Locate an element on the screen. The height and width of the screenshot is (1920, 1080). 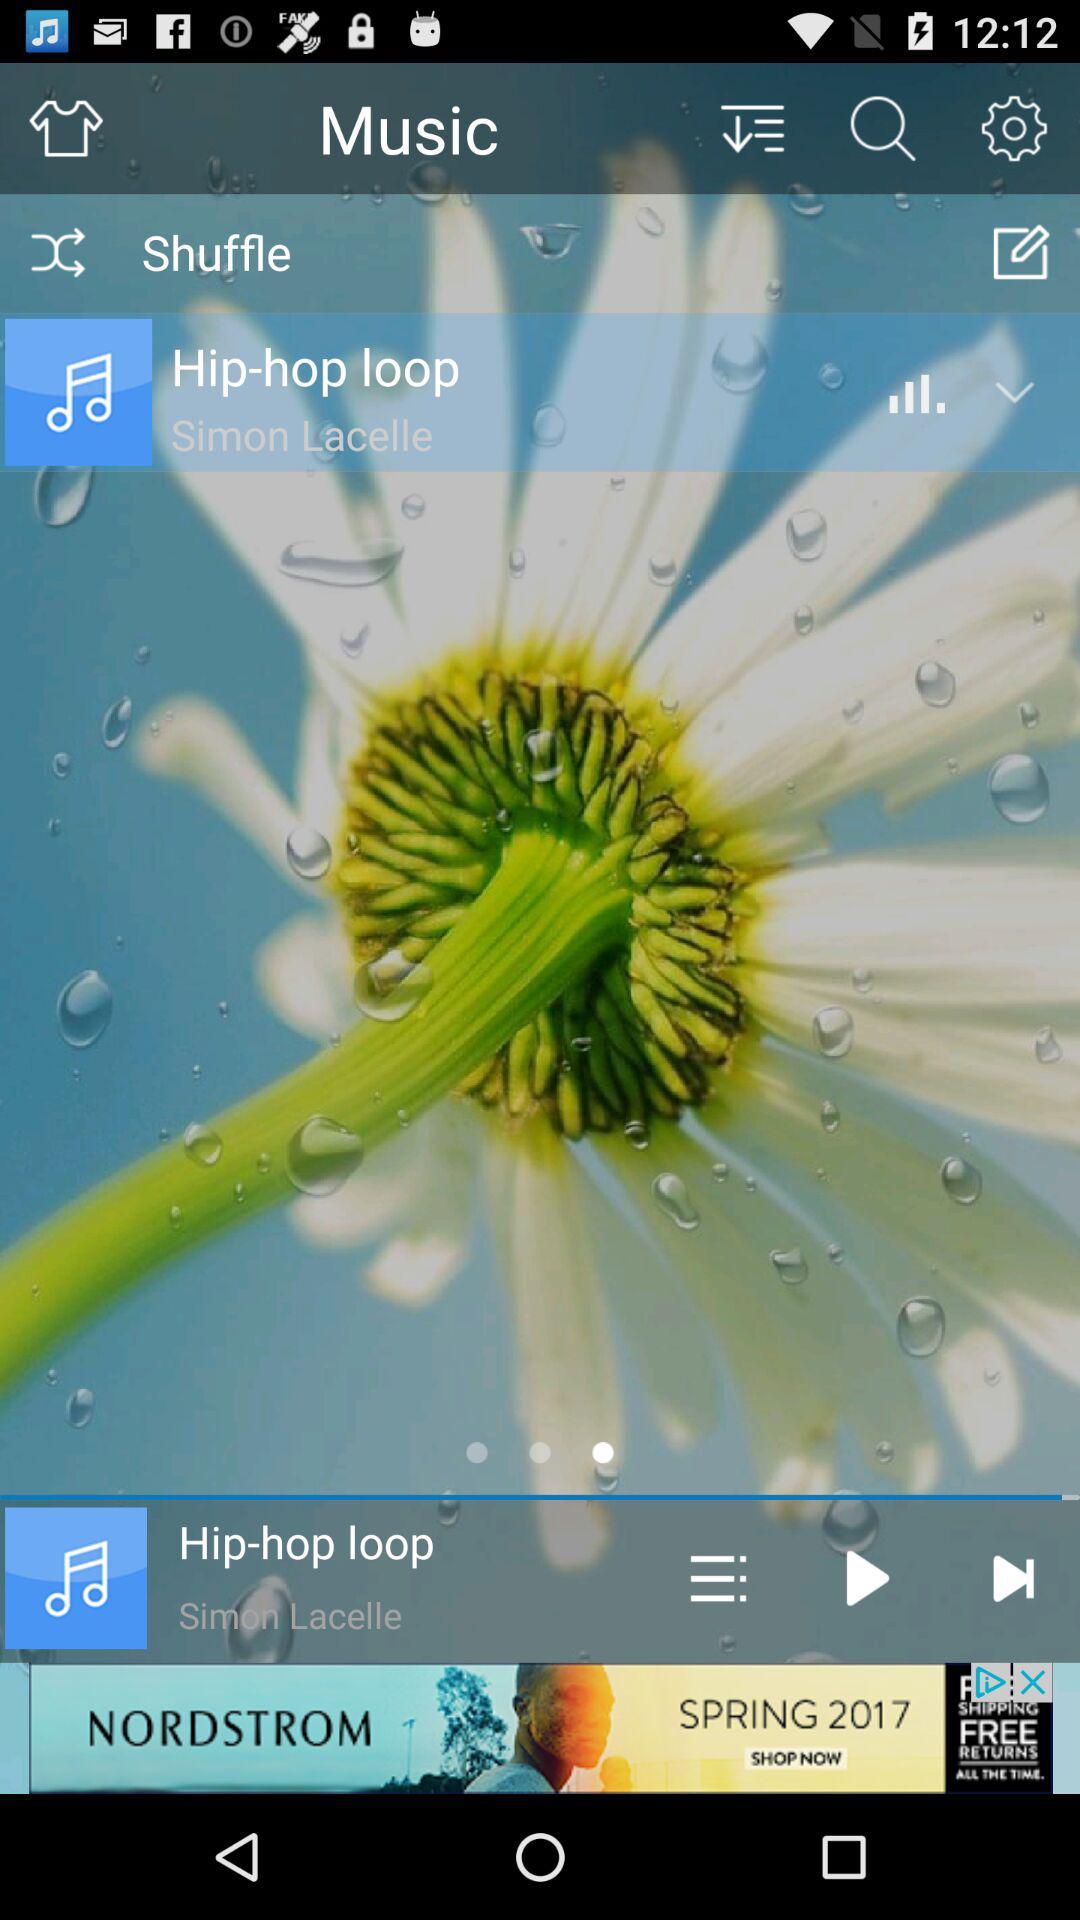
the search icon is located at coordinates (882, 136).